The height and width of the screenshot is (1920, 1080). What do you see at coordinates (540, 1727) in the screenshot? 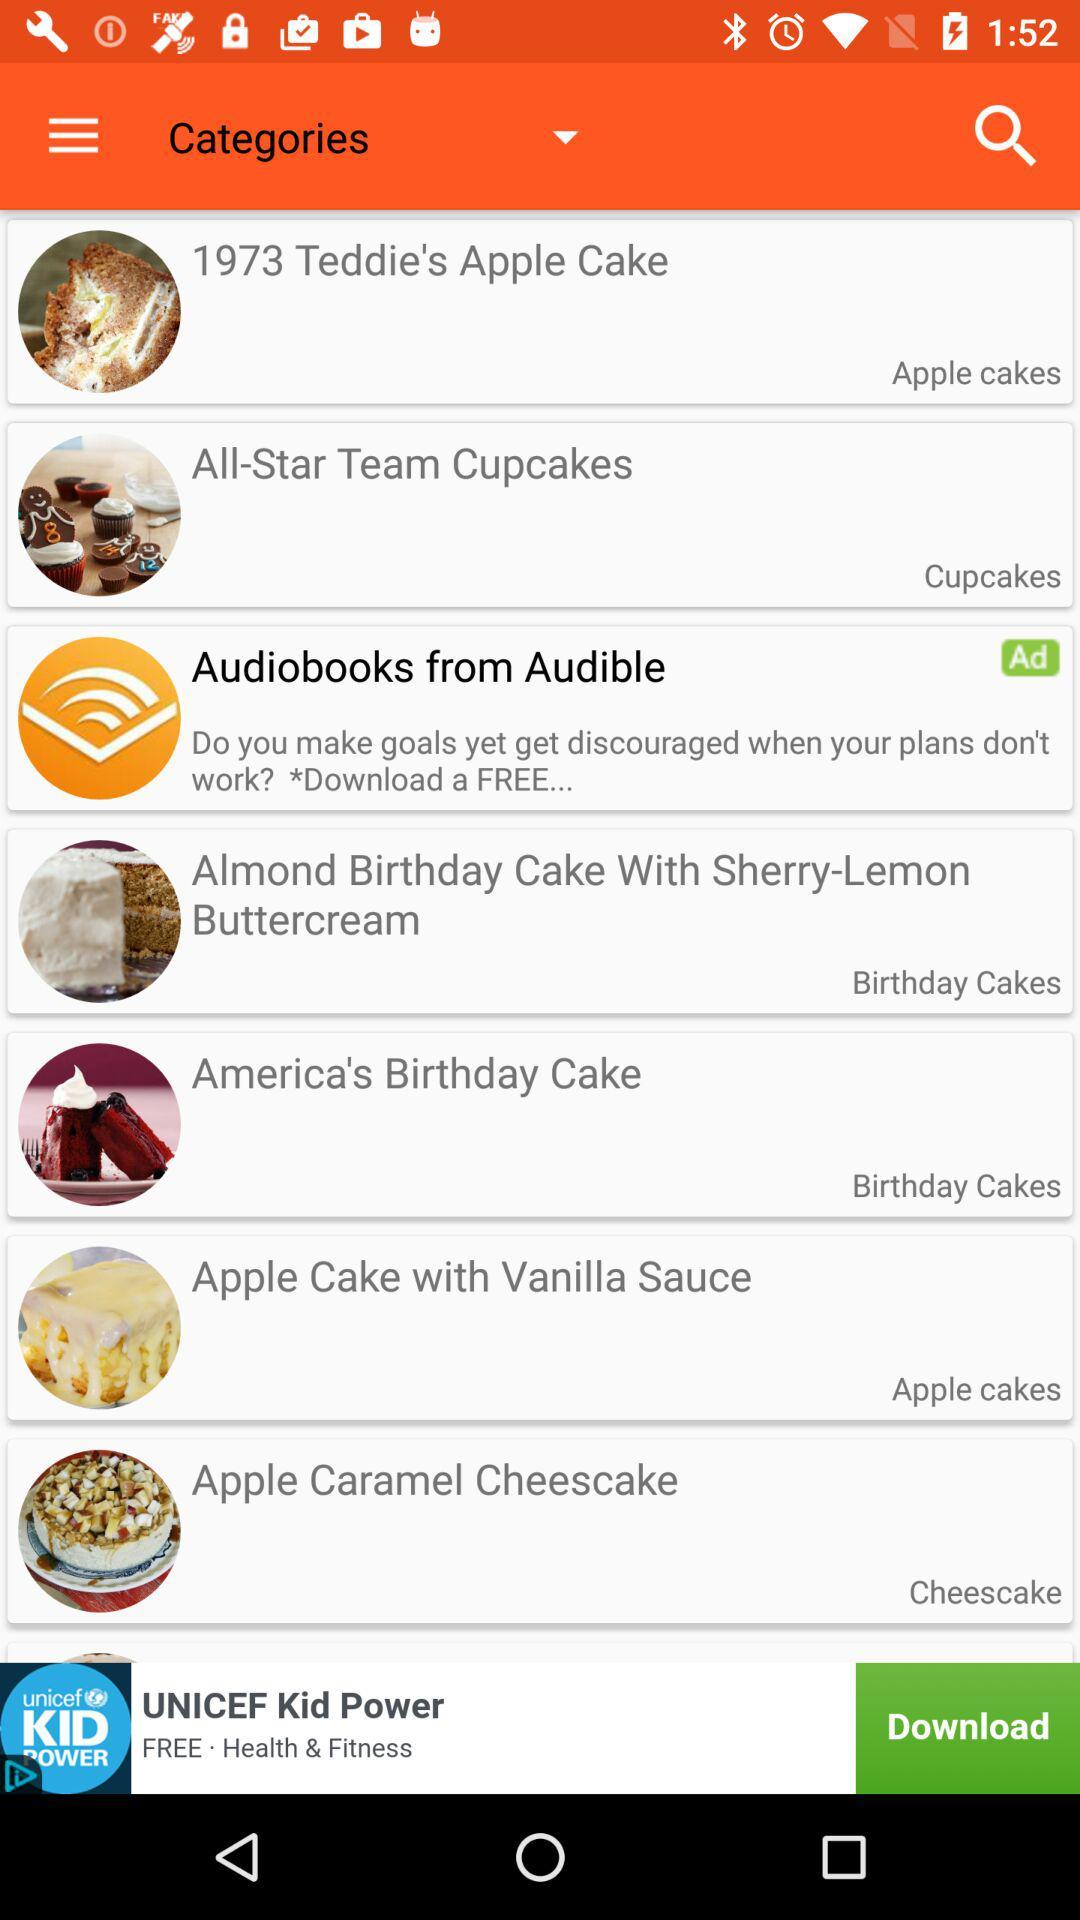
I see `download app` at bounding box center [540, 1727].